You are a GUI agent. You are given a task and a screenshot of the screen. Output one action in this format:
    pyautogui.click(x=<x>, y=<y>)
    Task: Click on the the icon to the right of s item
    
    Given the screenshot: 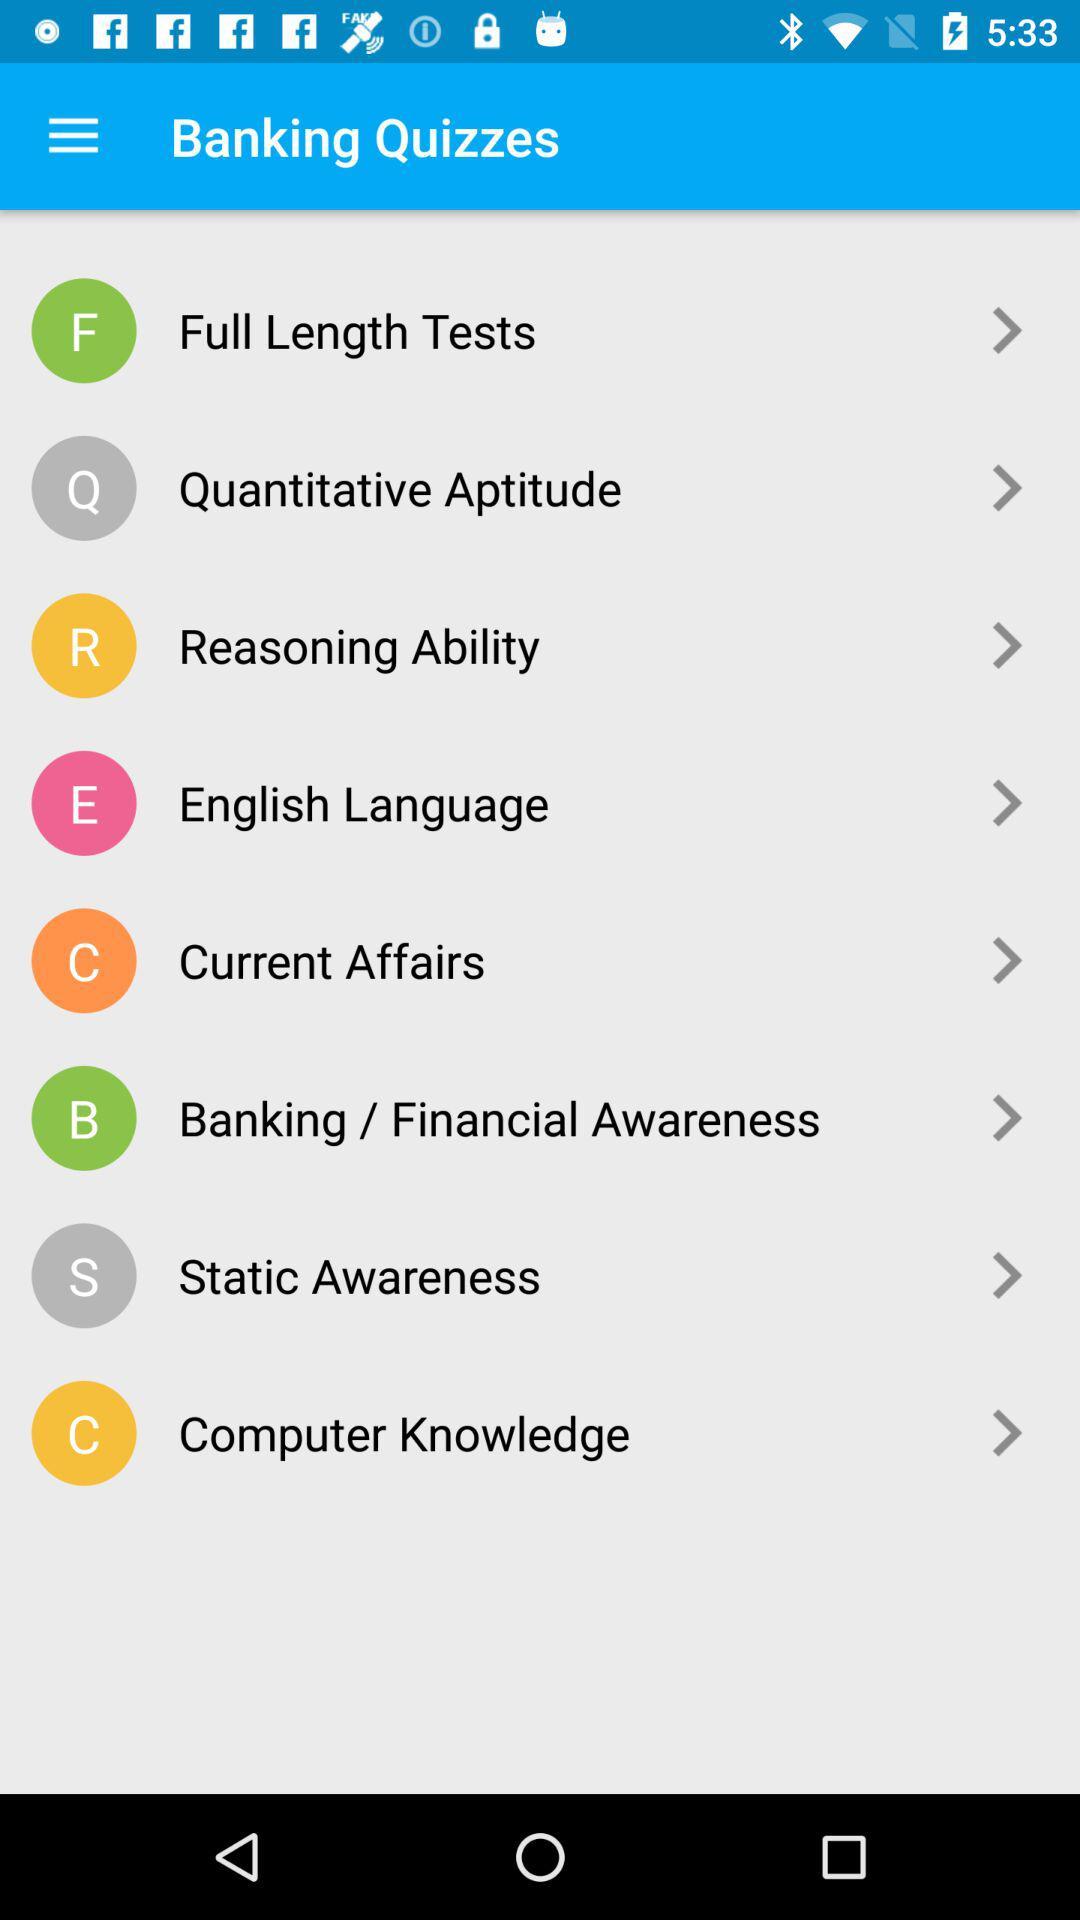 What is the action you would take?
    pyautogui.click(x=561, y=1274)
    